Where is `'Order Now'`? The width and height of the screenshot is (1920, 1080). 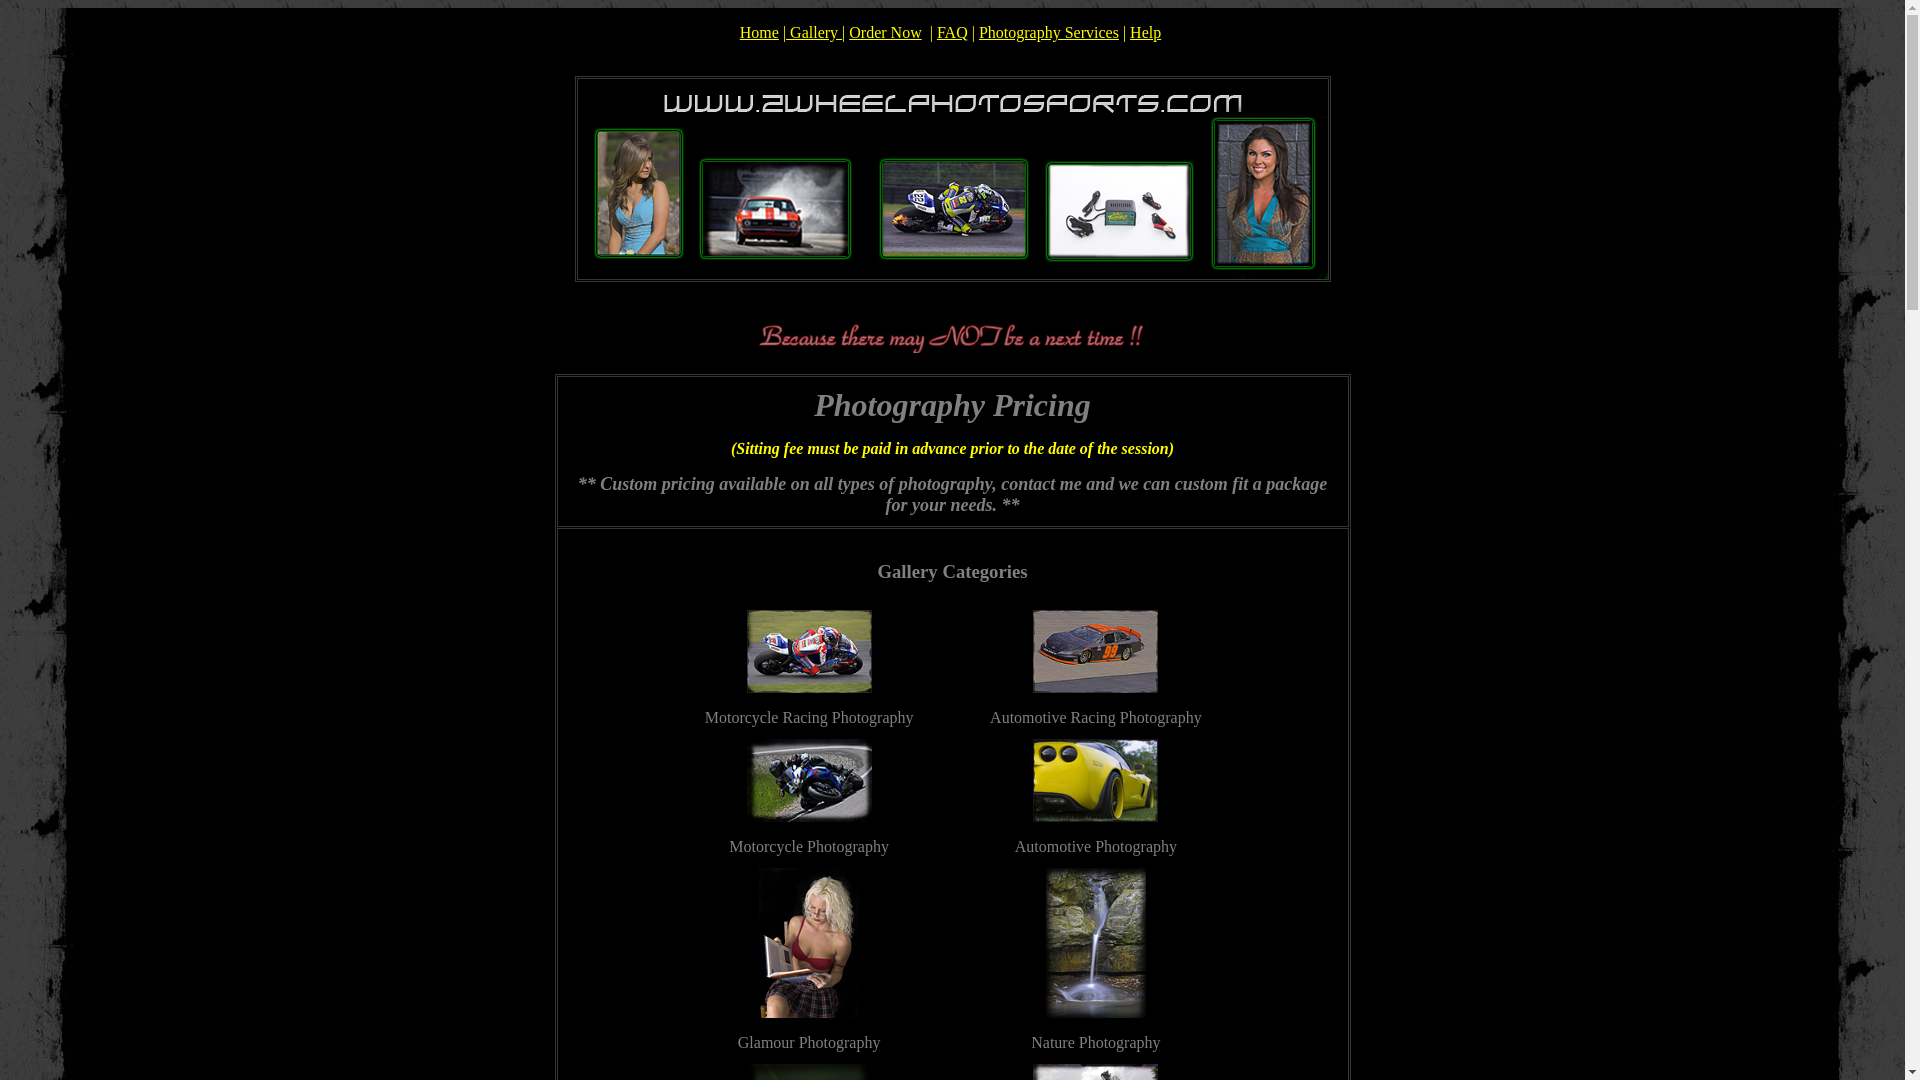 'Order Now' is located at coordinates (883, 32).